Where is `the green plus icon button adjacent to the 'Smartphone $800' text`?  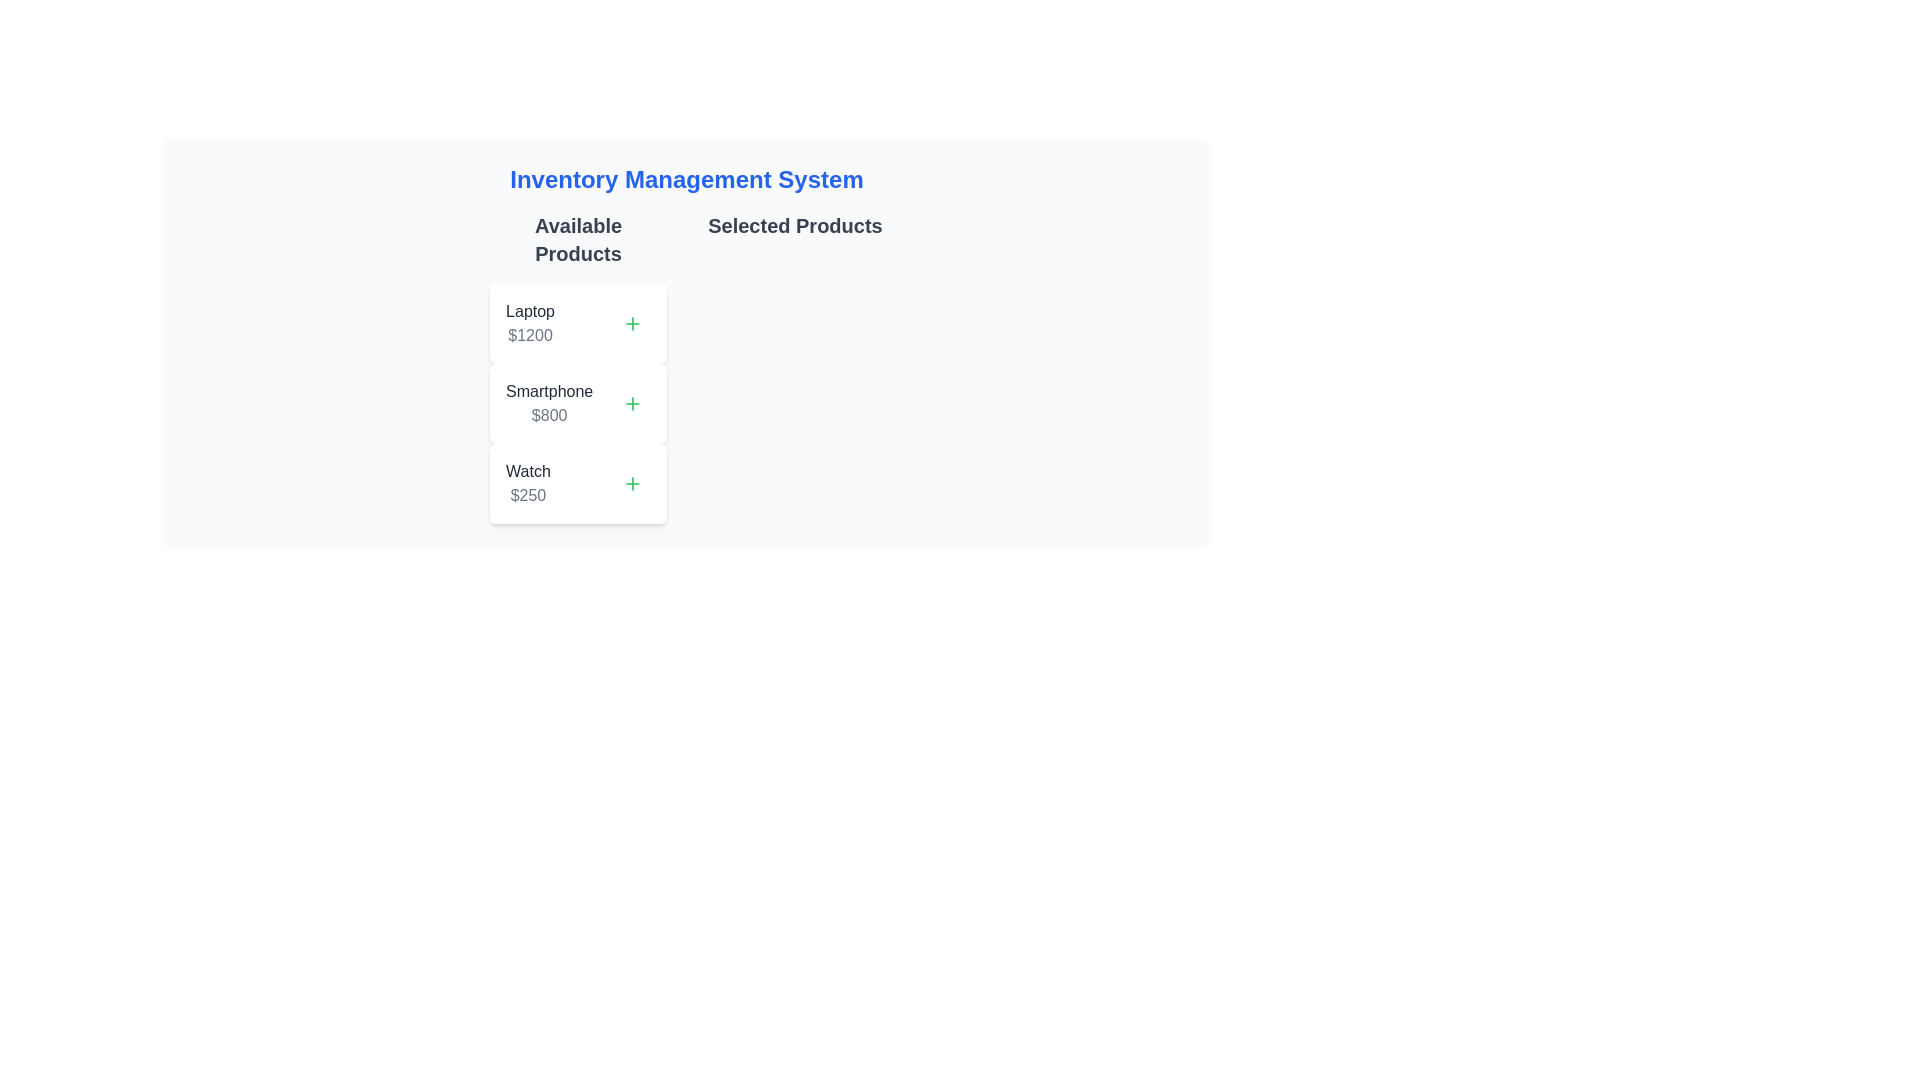 the green plus icon button adjacent to the 'Smartphone $800' text is located at coordinates (632, 404).